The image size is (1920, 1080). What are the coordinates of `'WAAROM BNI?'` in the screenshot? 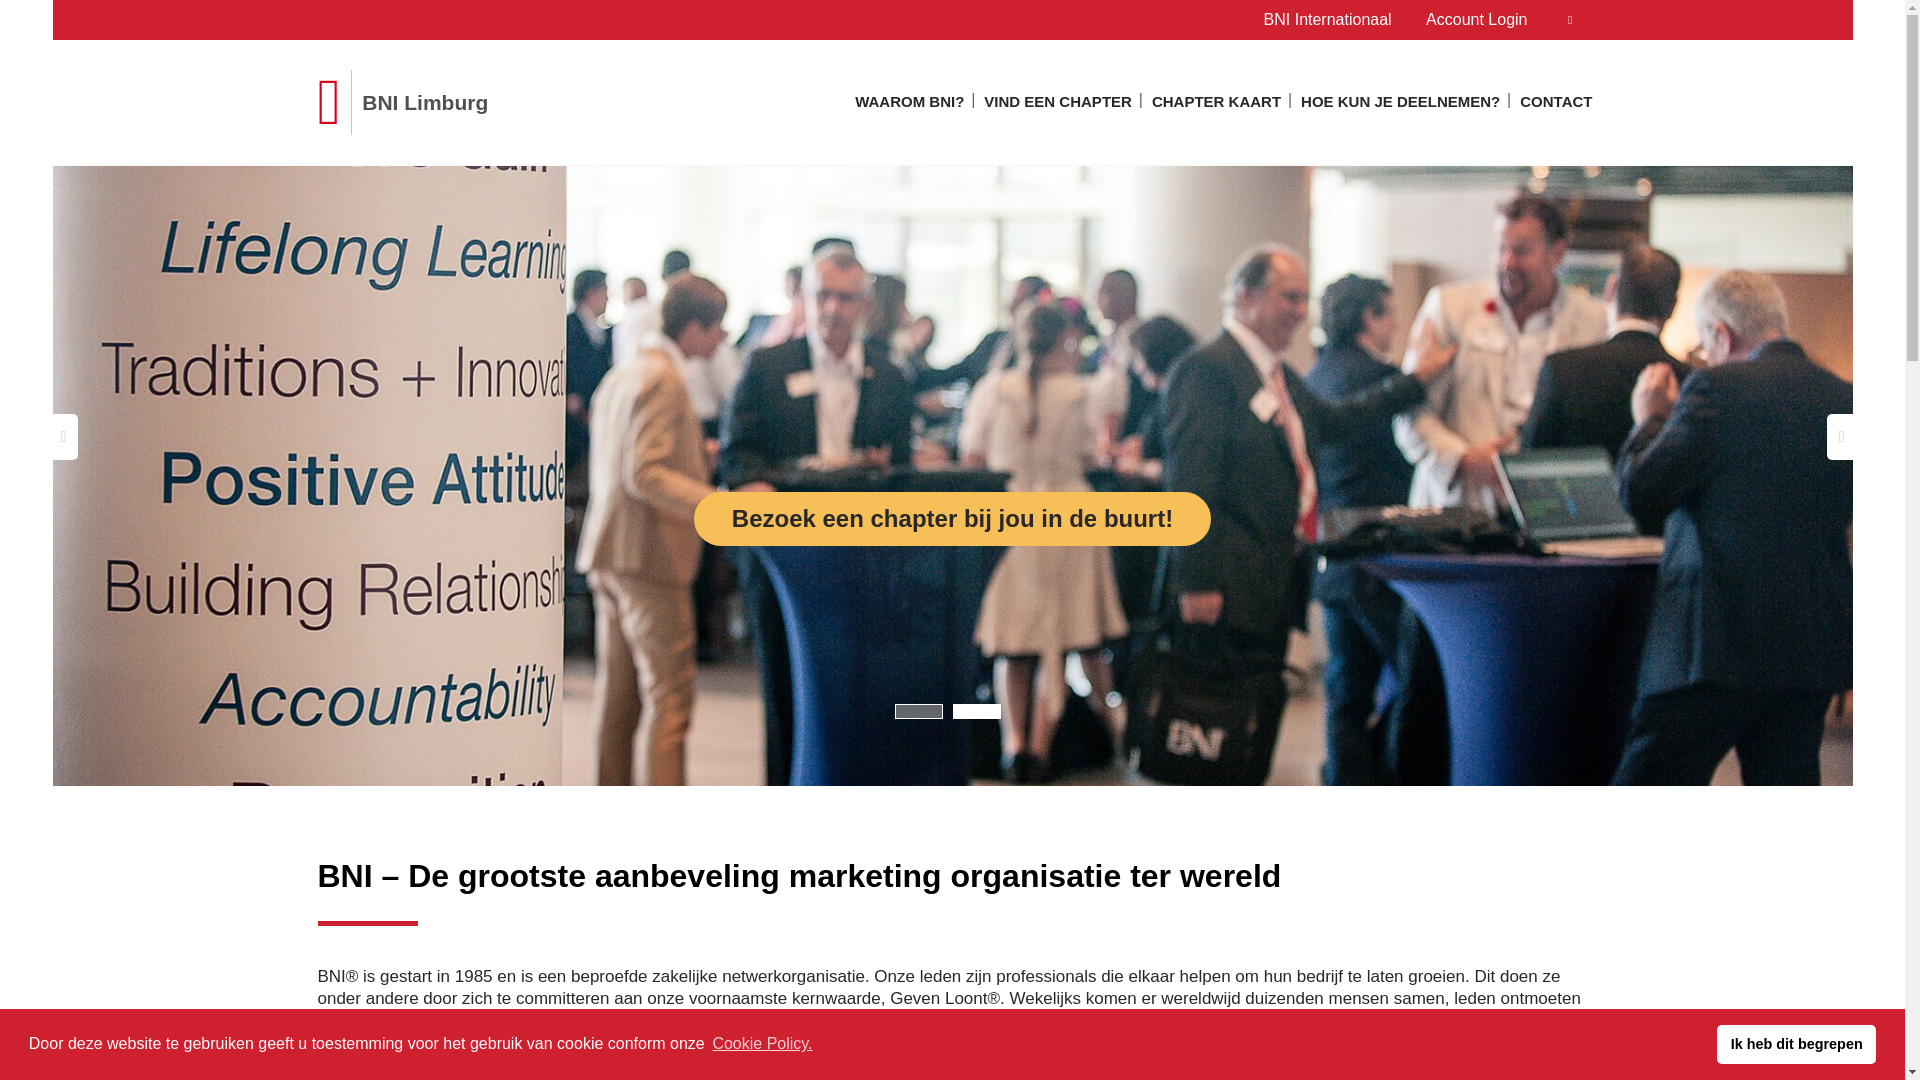 It's located at (854, 107).